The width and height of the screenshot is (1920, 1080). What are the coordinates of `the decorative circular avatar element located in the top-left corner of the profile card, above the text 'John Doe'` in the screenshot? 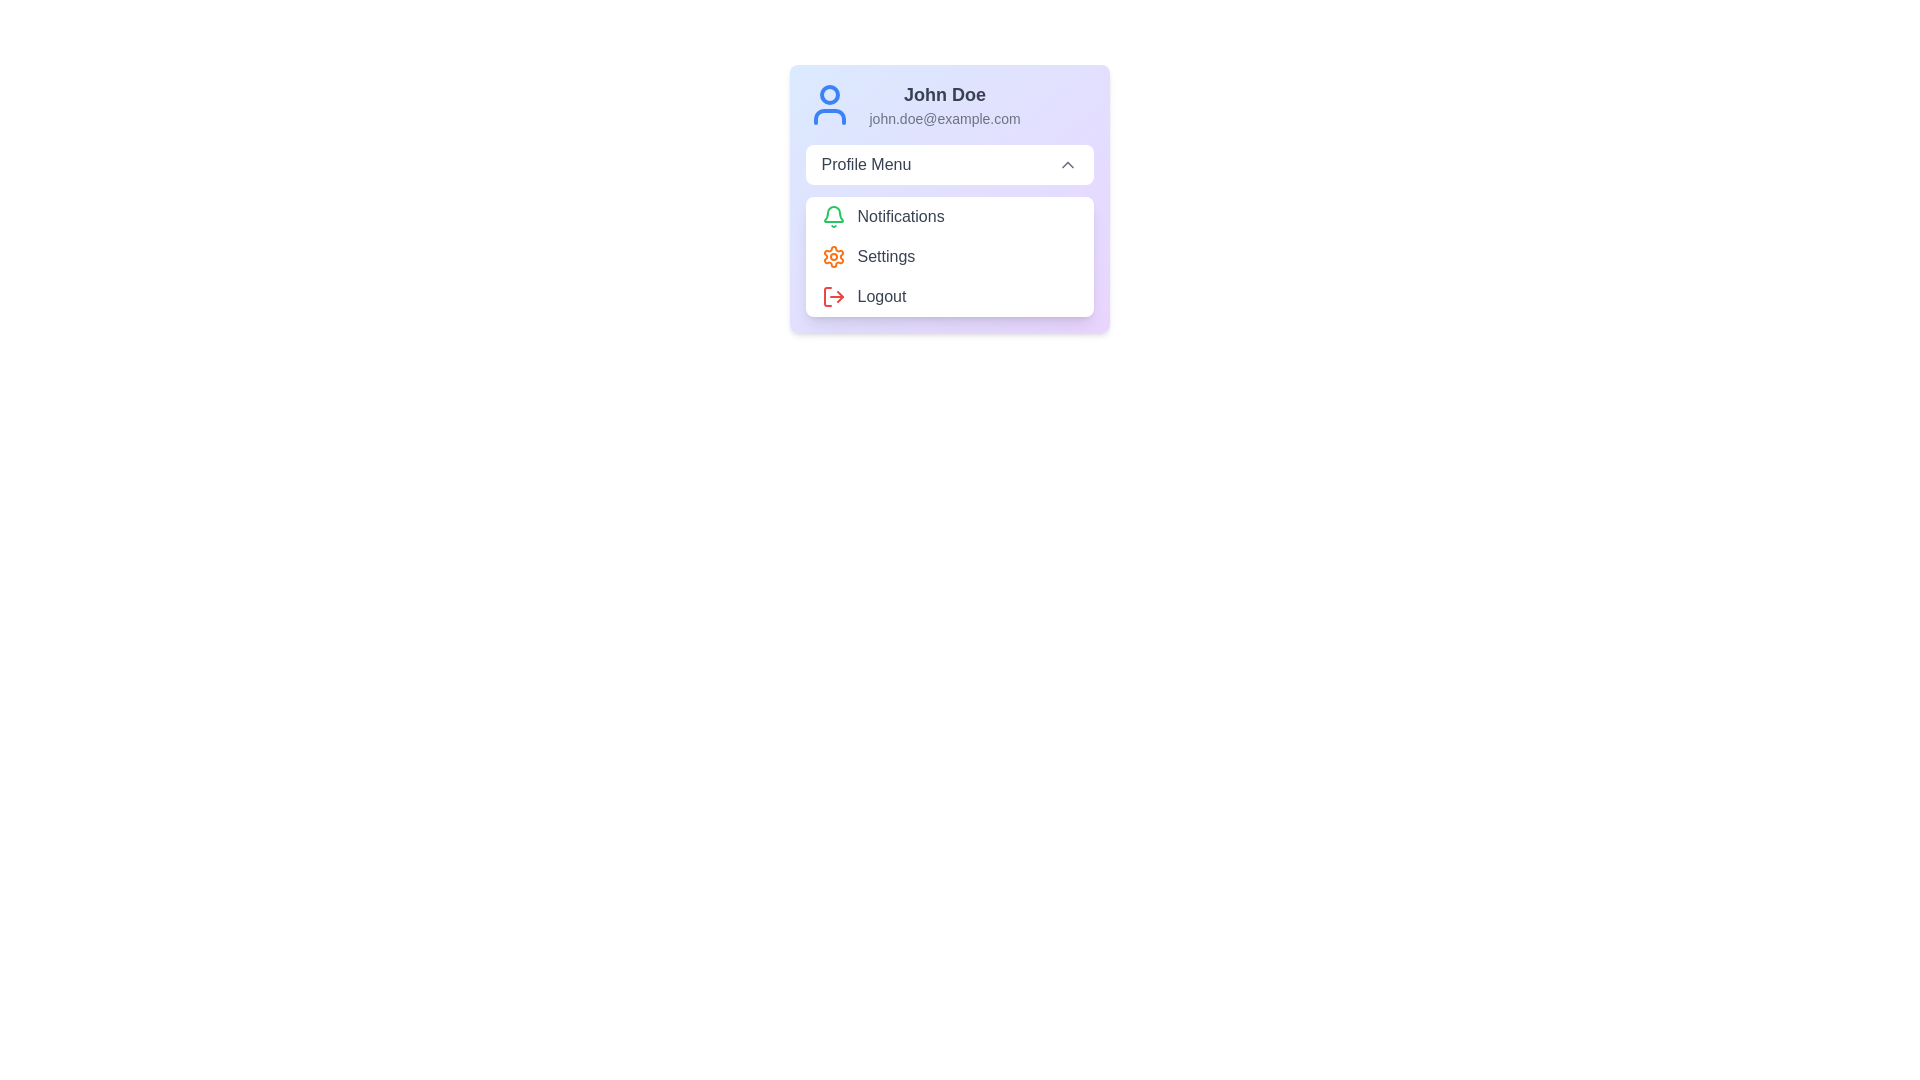 It's located at (829, 95).